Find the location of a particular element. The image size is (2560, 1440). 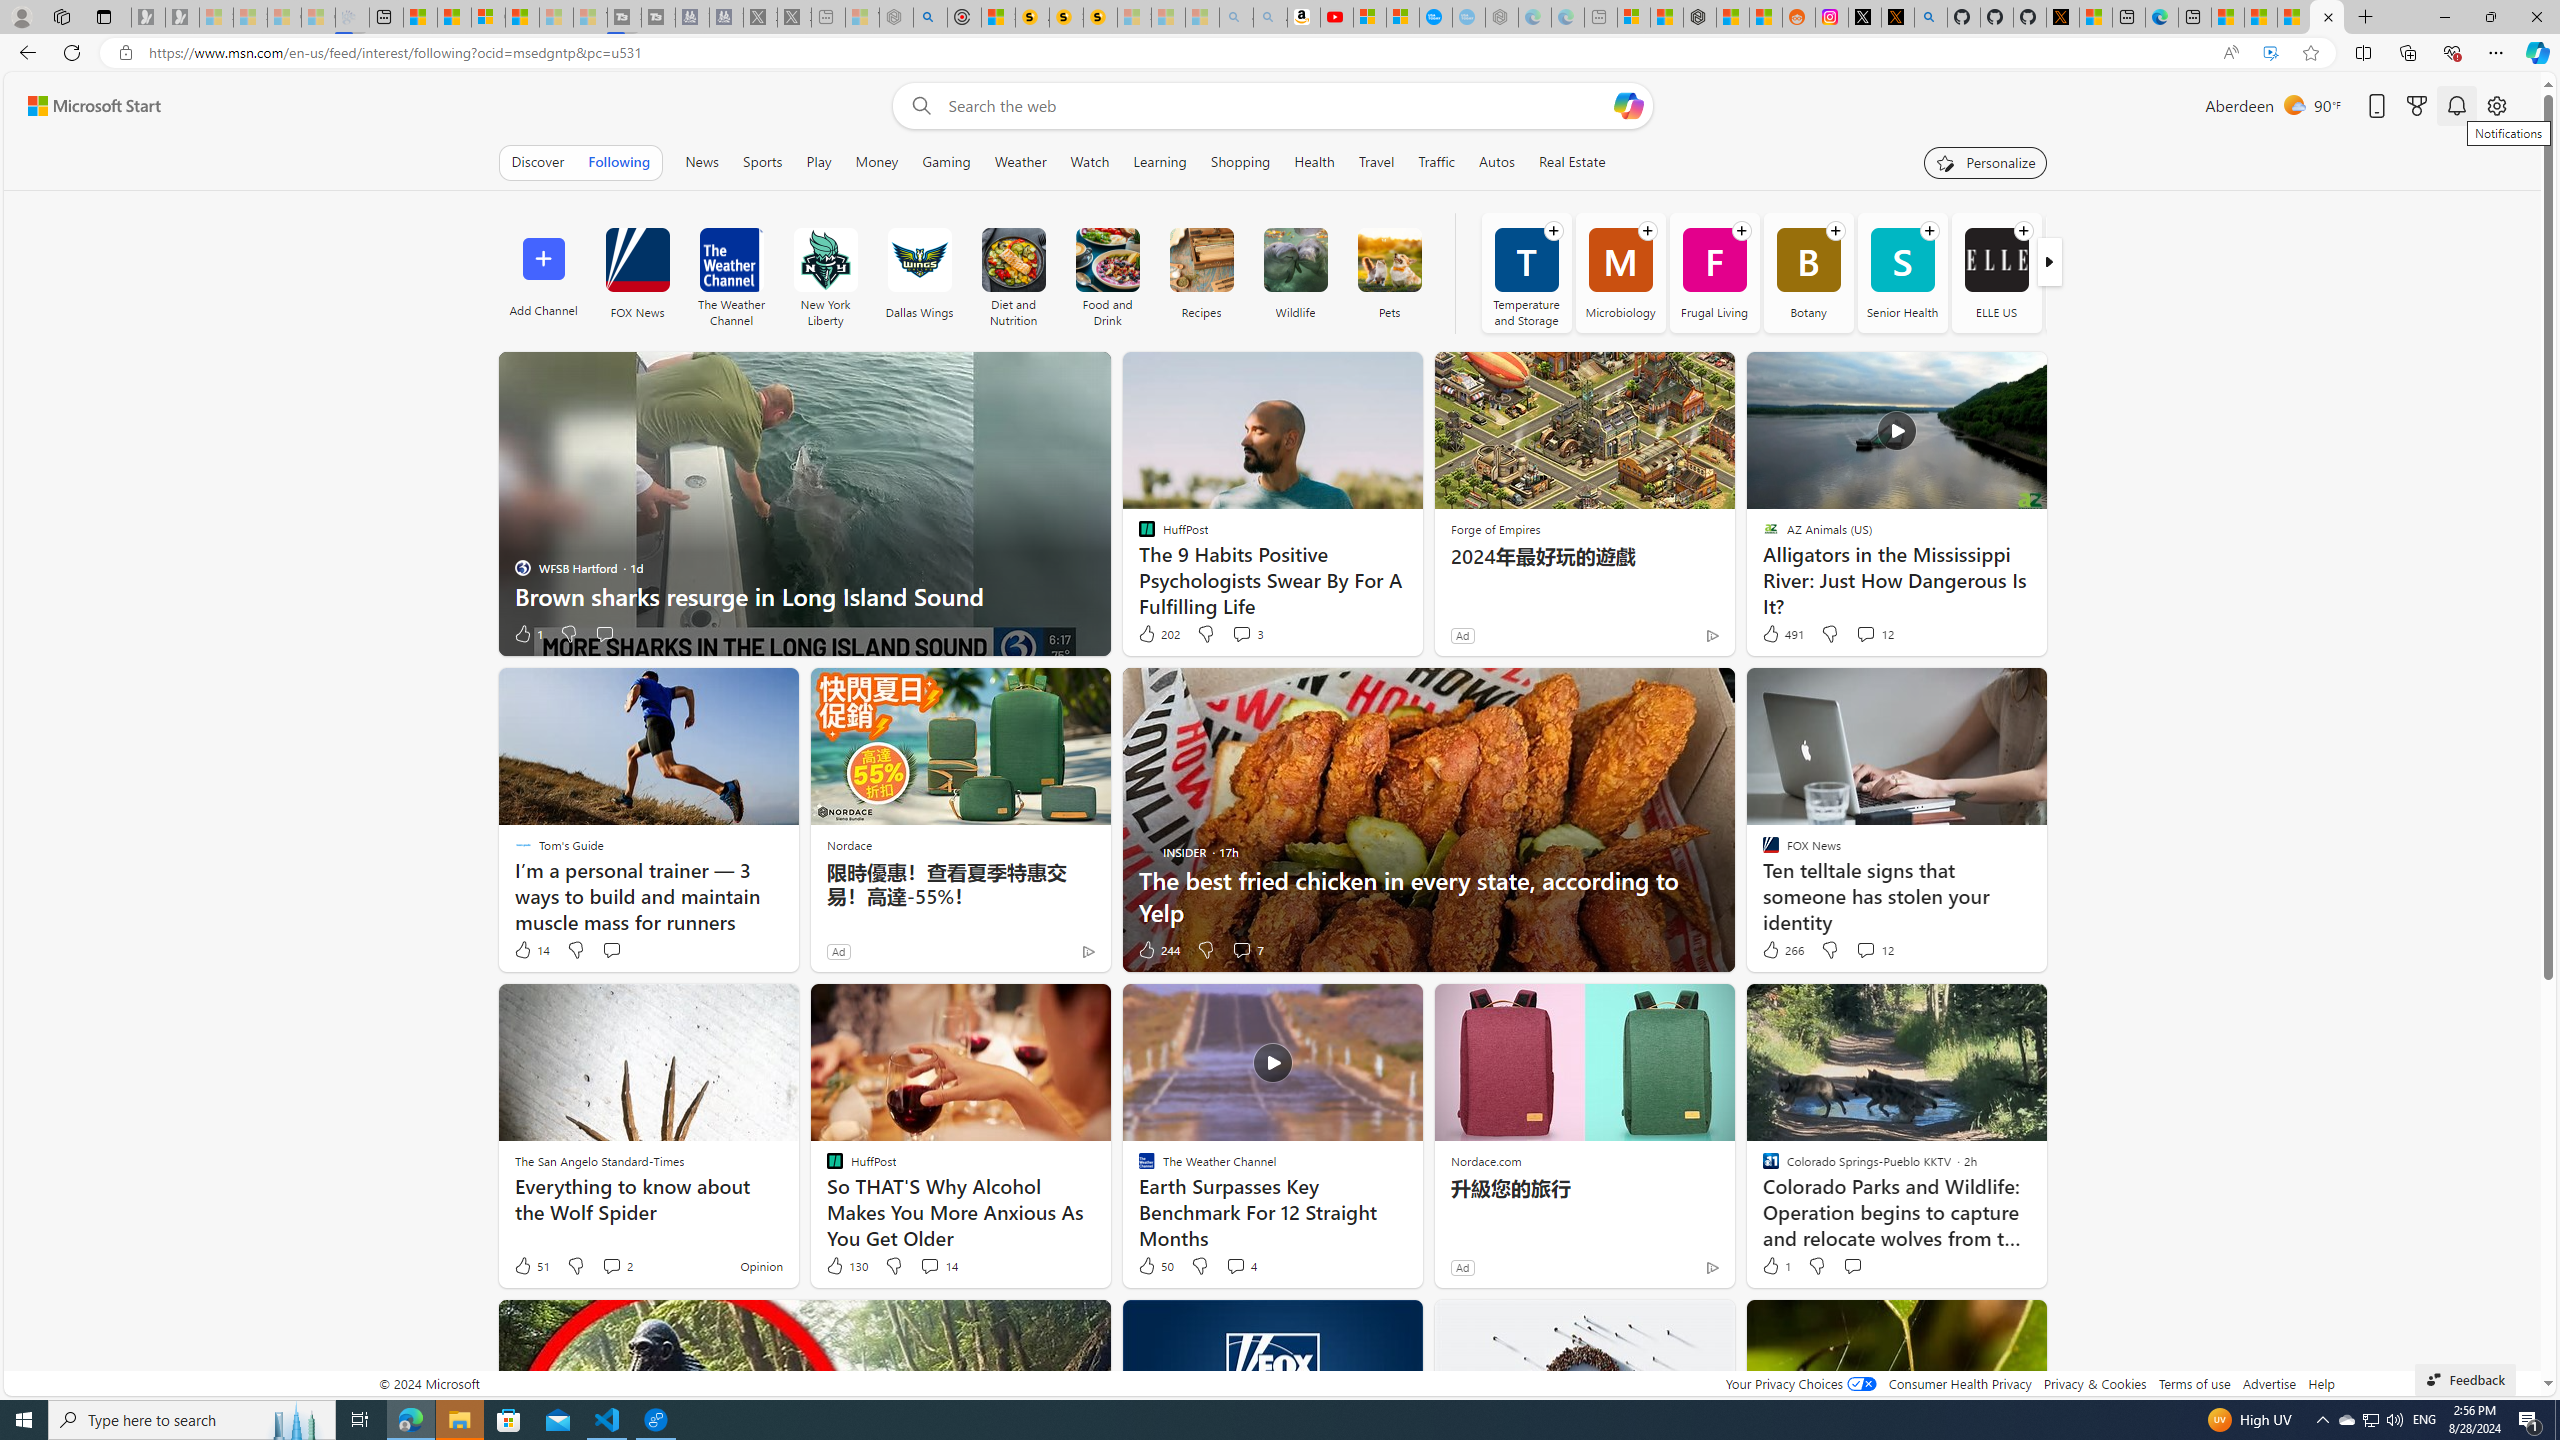

'View comments 7 Comment' is located at coordinates (1247, 949).